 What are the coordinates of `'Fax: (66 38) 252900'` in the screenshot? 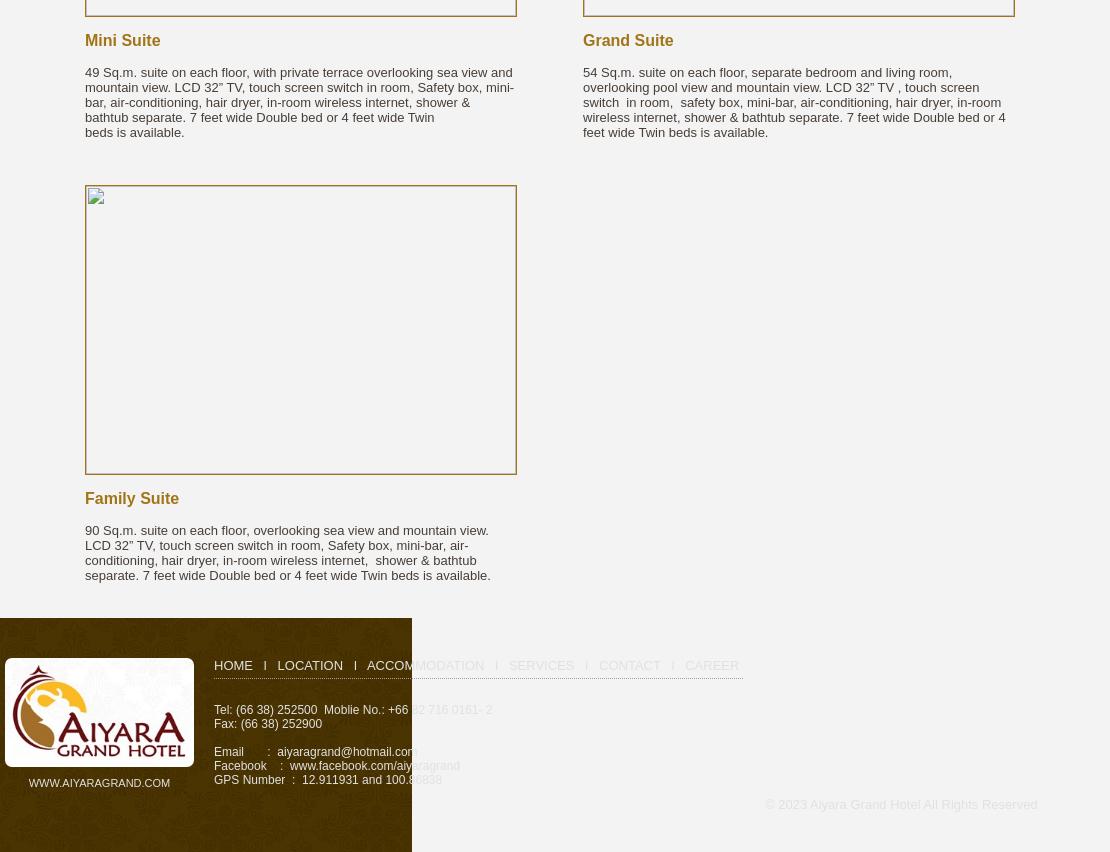 It's located at (267, 723).